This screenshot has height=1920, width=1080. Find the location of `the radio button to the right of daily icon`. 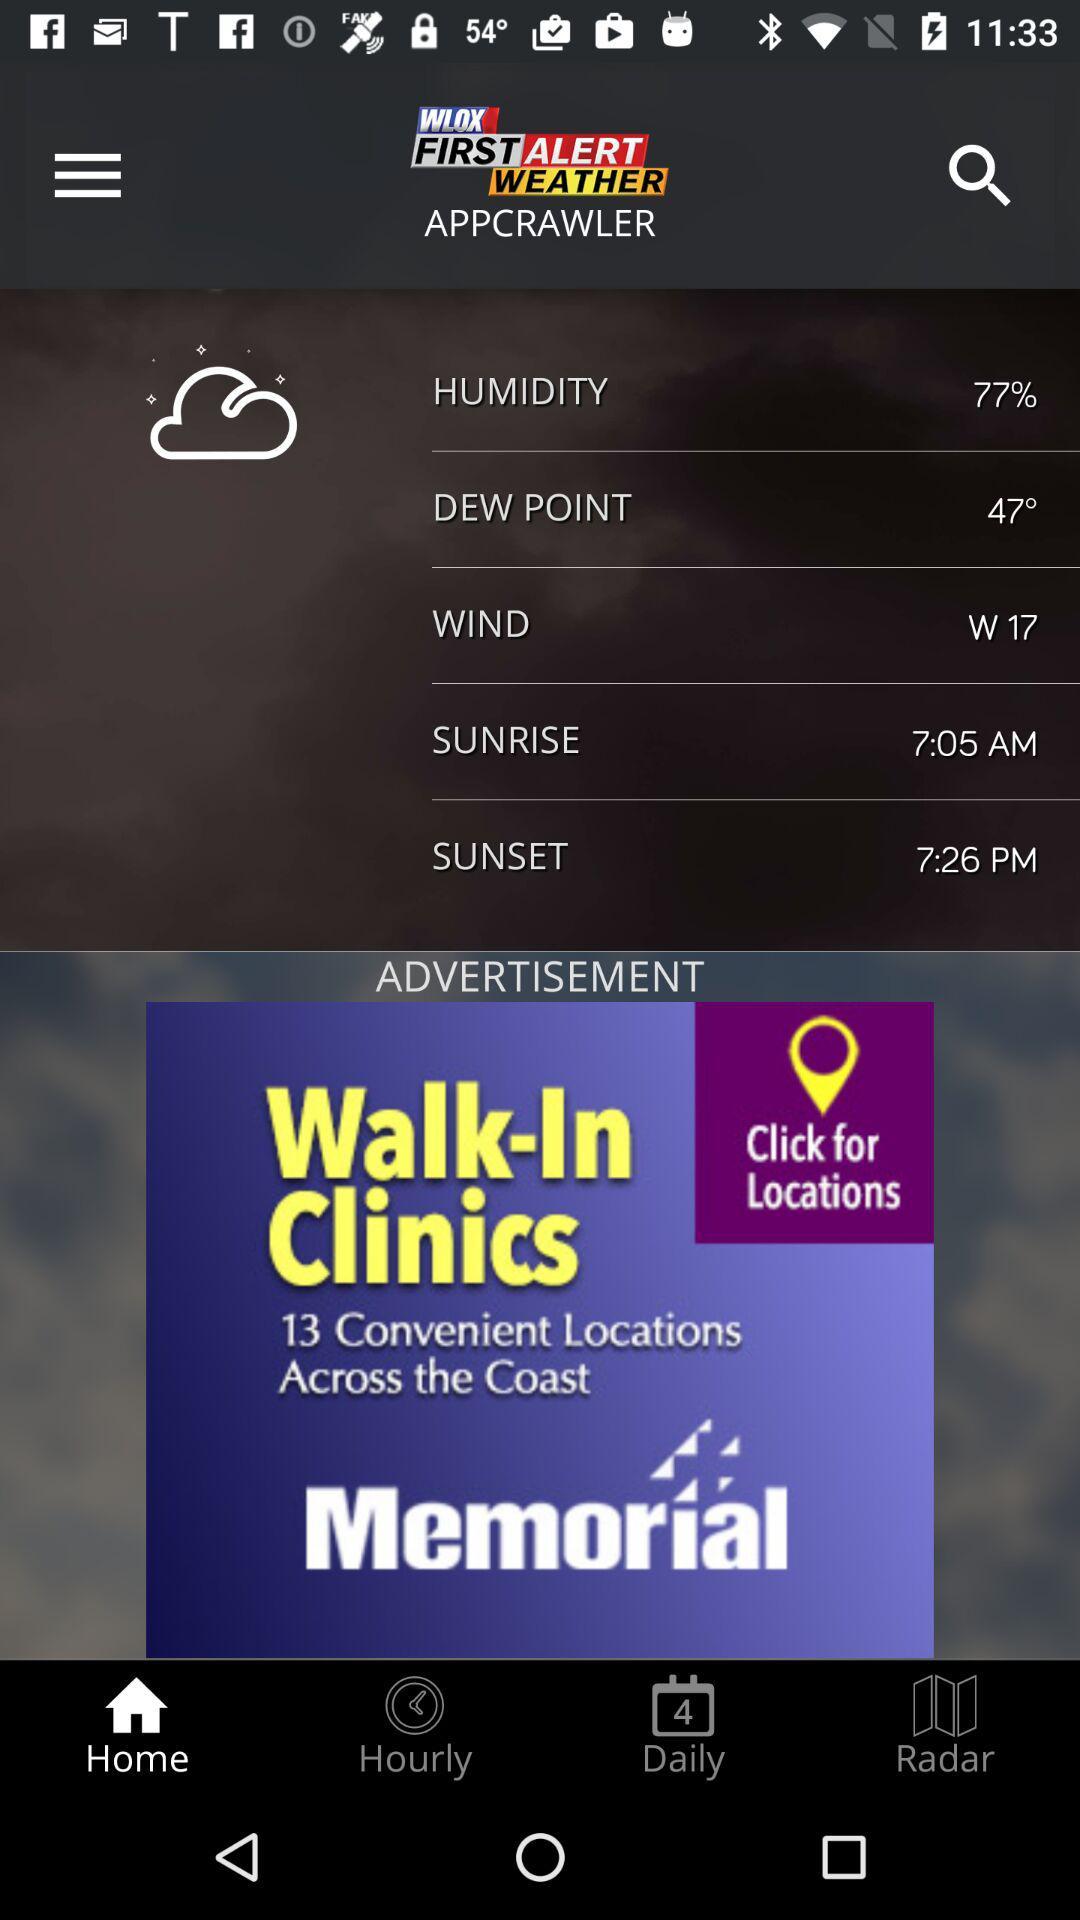

the radio button to the right of daily icon is located at coordinates (945, 1726).